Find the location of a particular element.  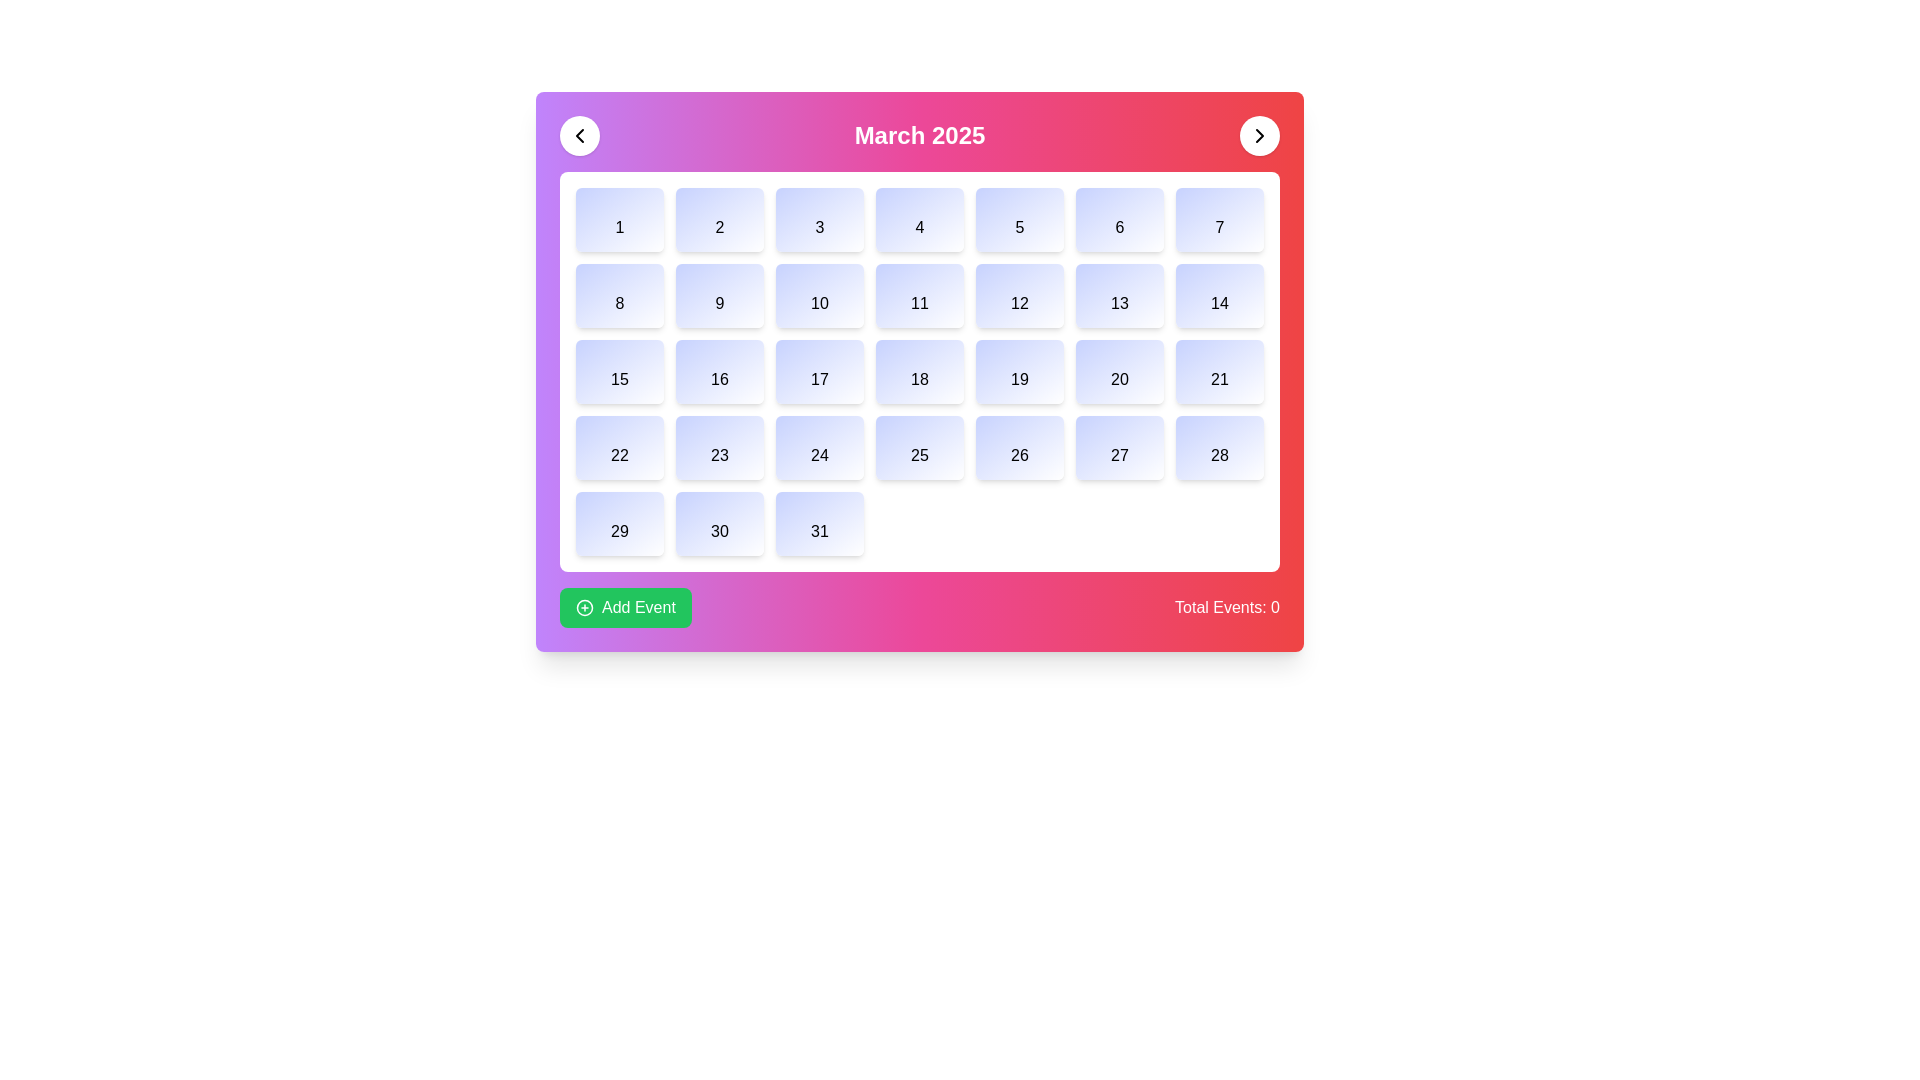

the calendar button representing the 16th day is located at coordinates (720, 371).